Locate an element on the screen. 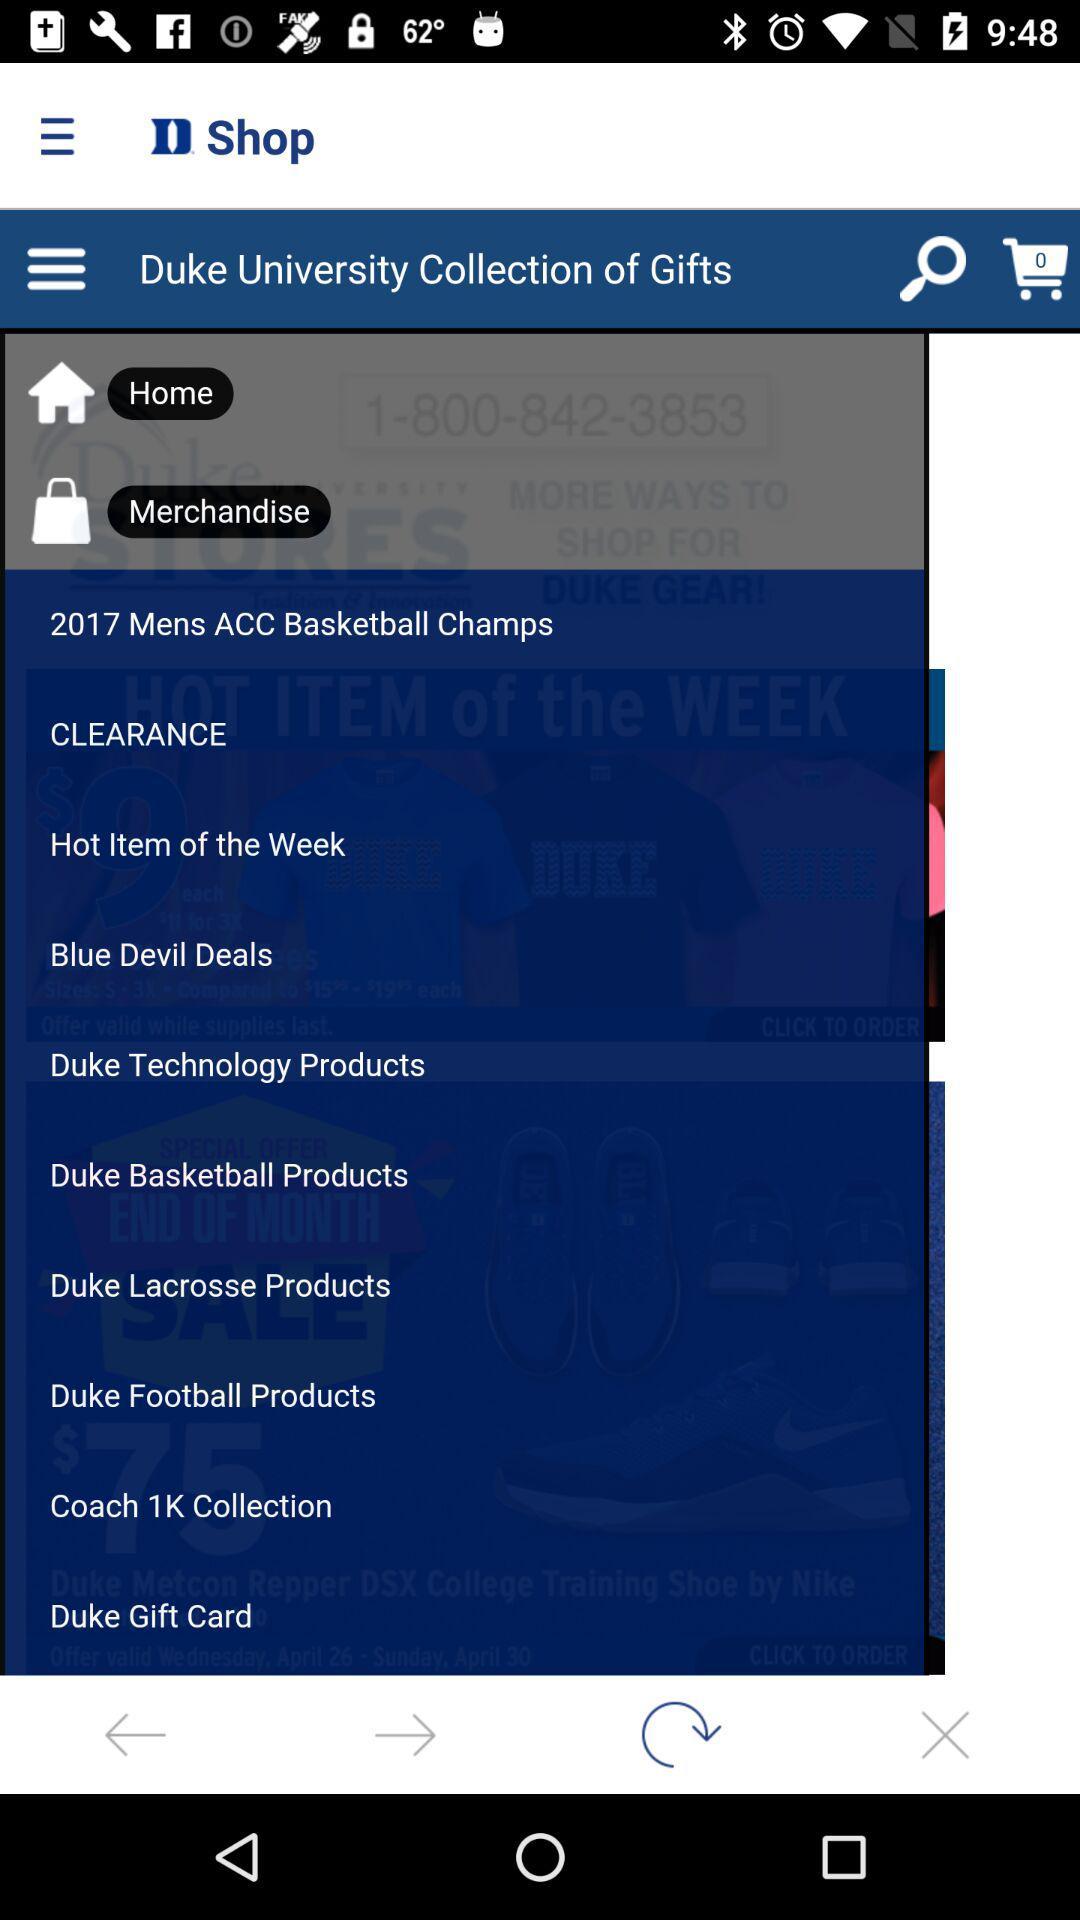 The width and height of the screenshot is (1080, 1920). refresh key is located at coordinates (675, 1733).